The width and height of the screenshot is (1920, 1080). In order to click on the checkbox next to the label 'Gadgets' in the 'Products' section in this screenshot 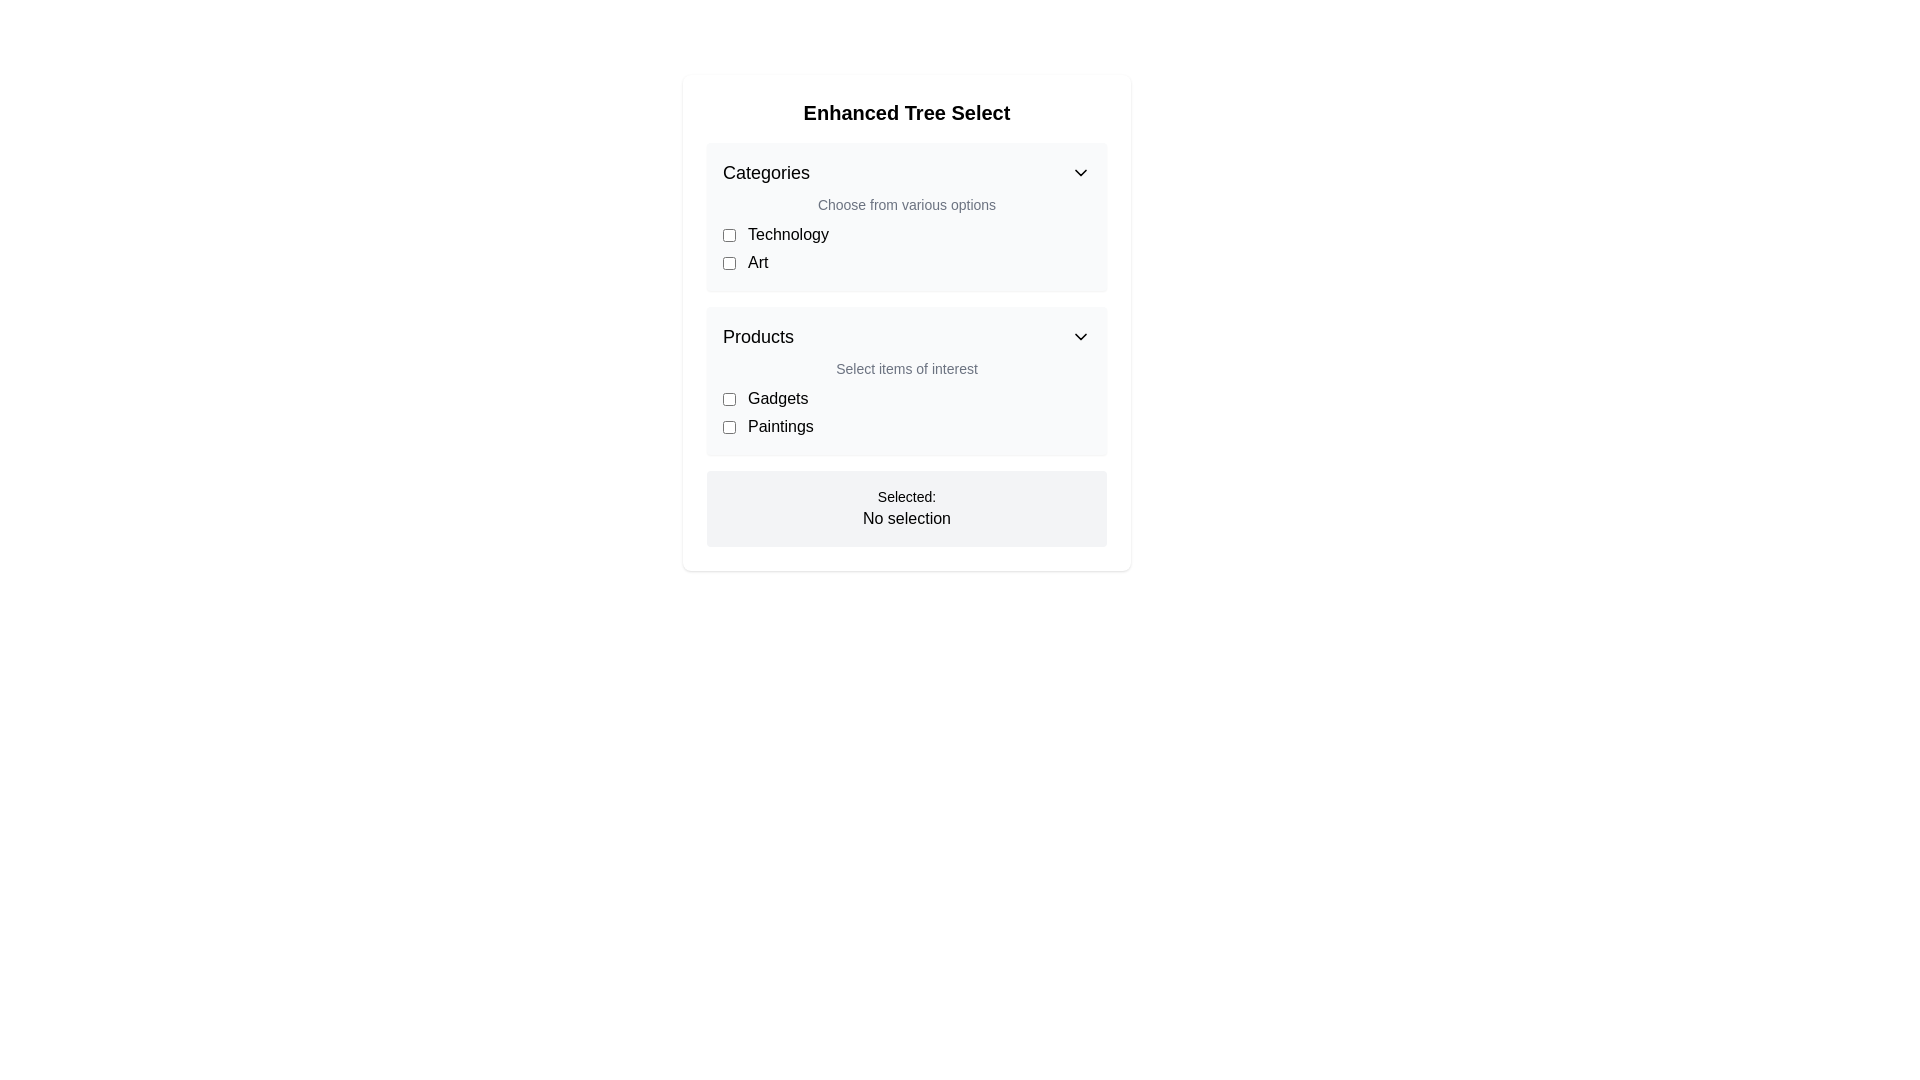, I will do `click(728, 398)`.